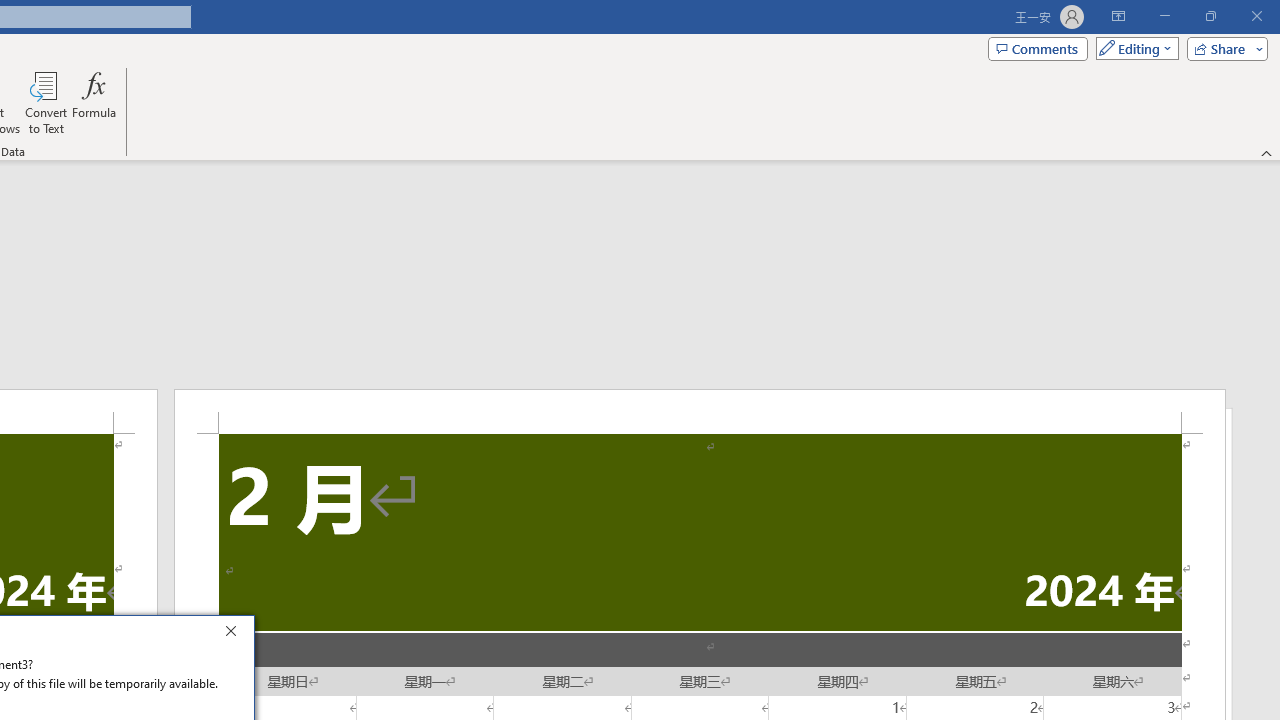  What do you see at coordinates (93, 103) in the screenshot?
I see `'Formula...'` at bounding box center [93, 103].